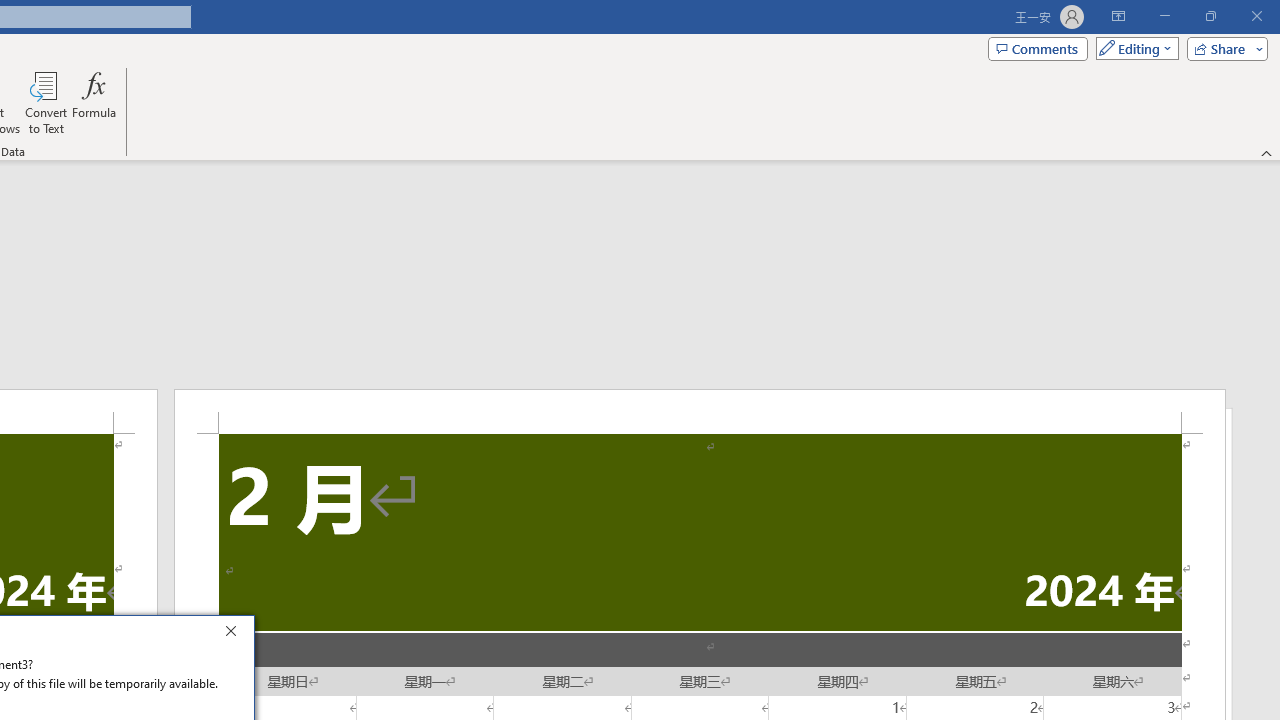  What do you see at coordinates (93, 103) in the screenshot?
I see `'Formula...'` at bounding box center [93, 103].